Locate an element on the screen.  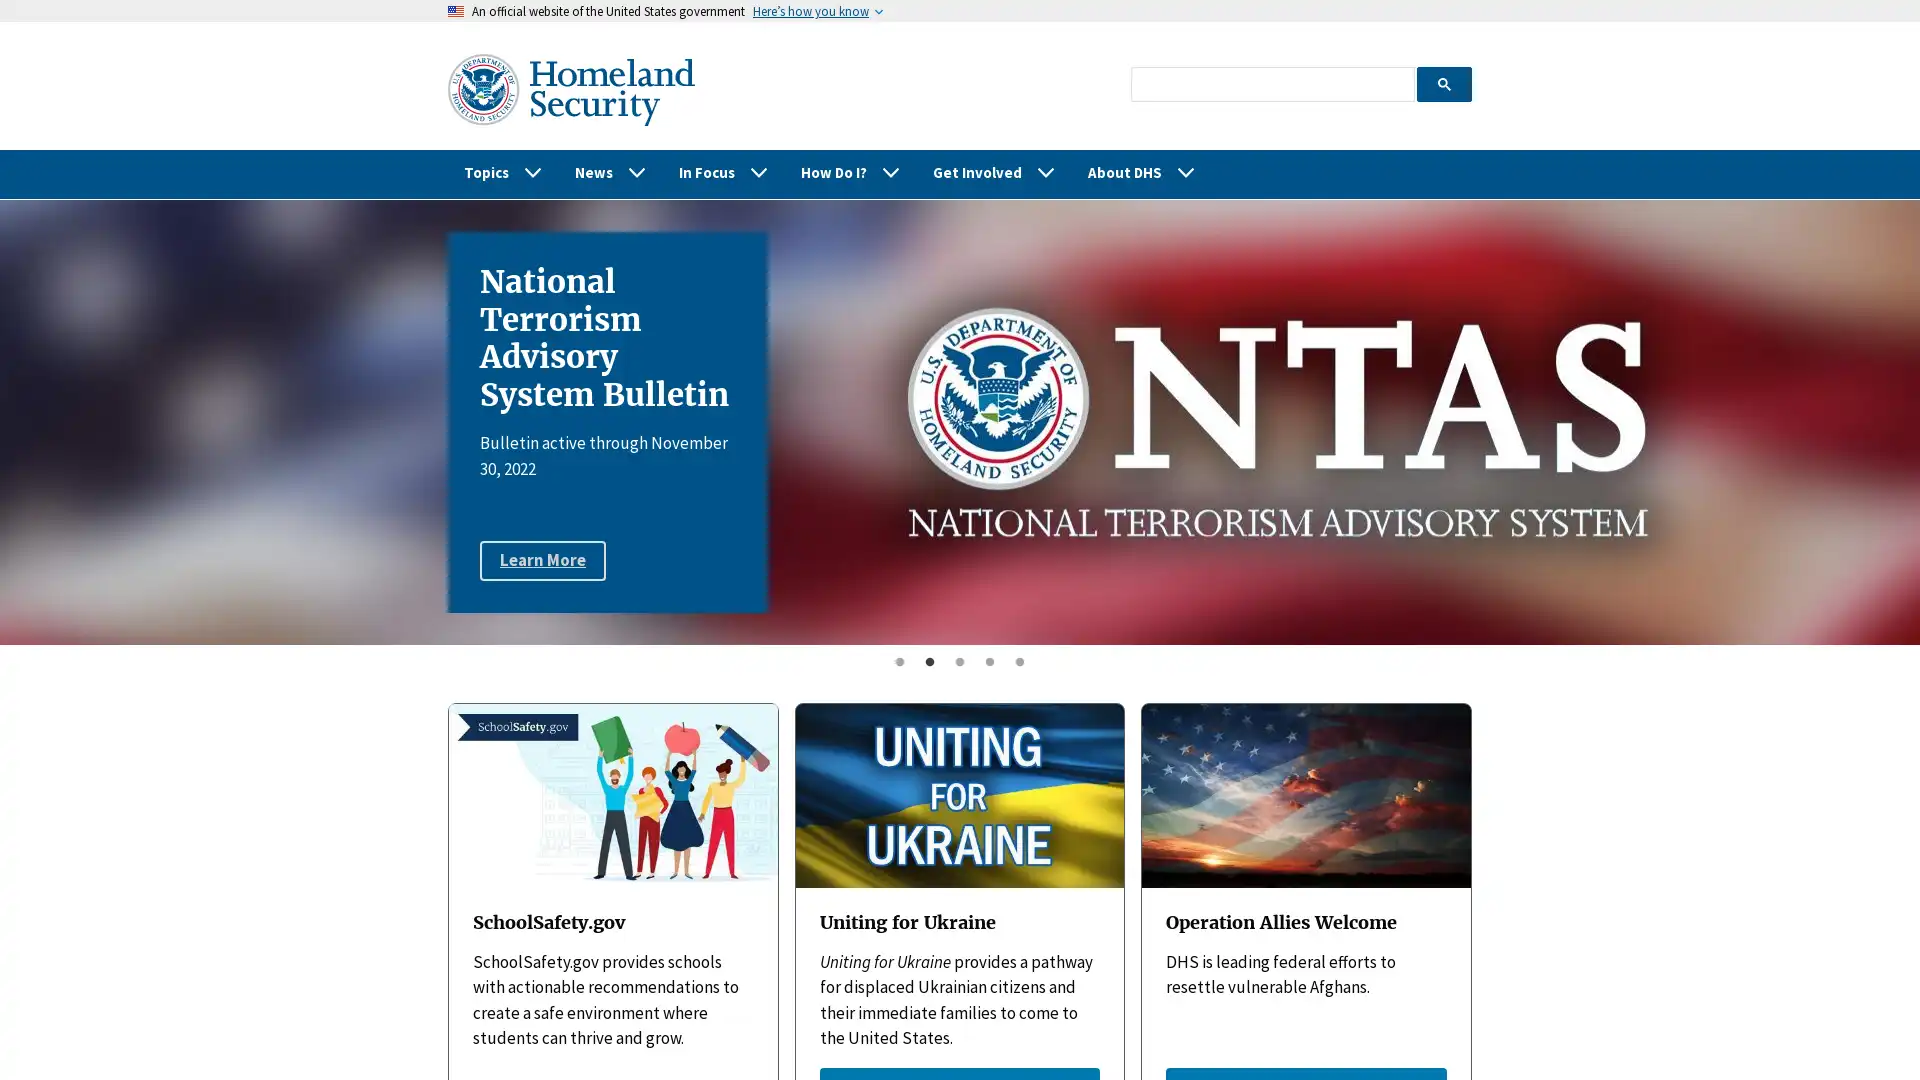
In Focus is located at coordinates (723, 171).